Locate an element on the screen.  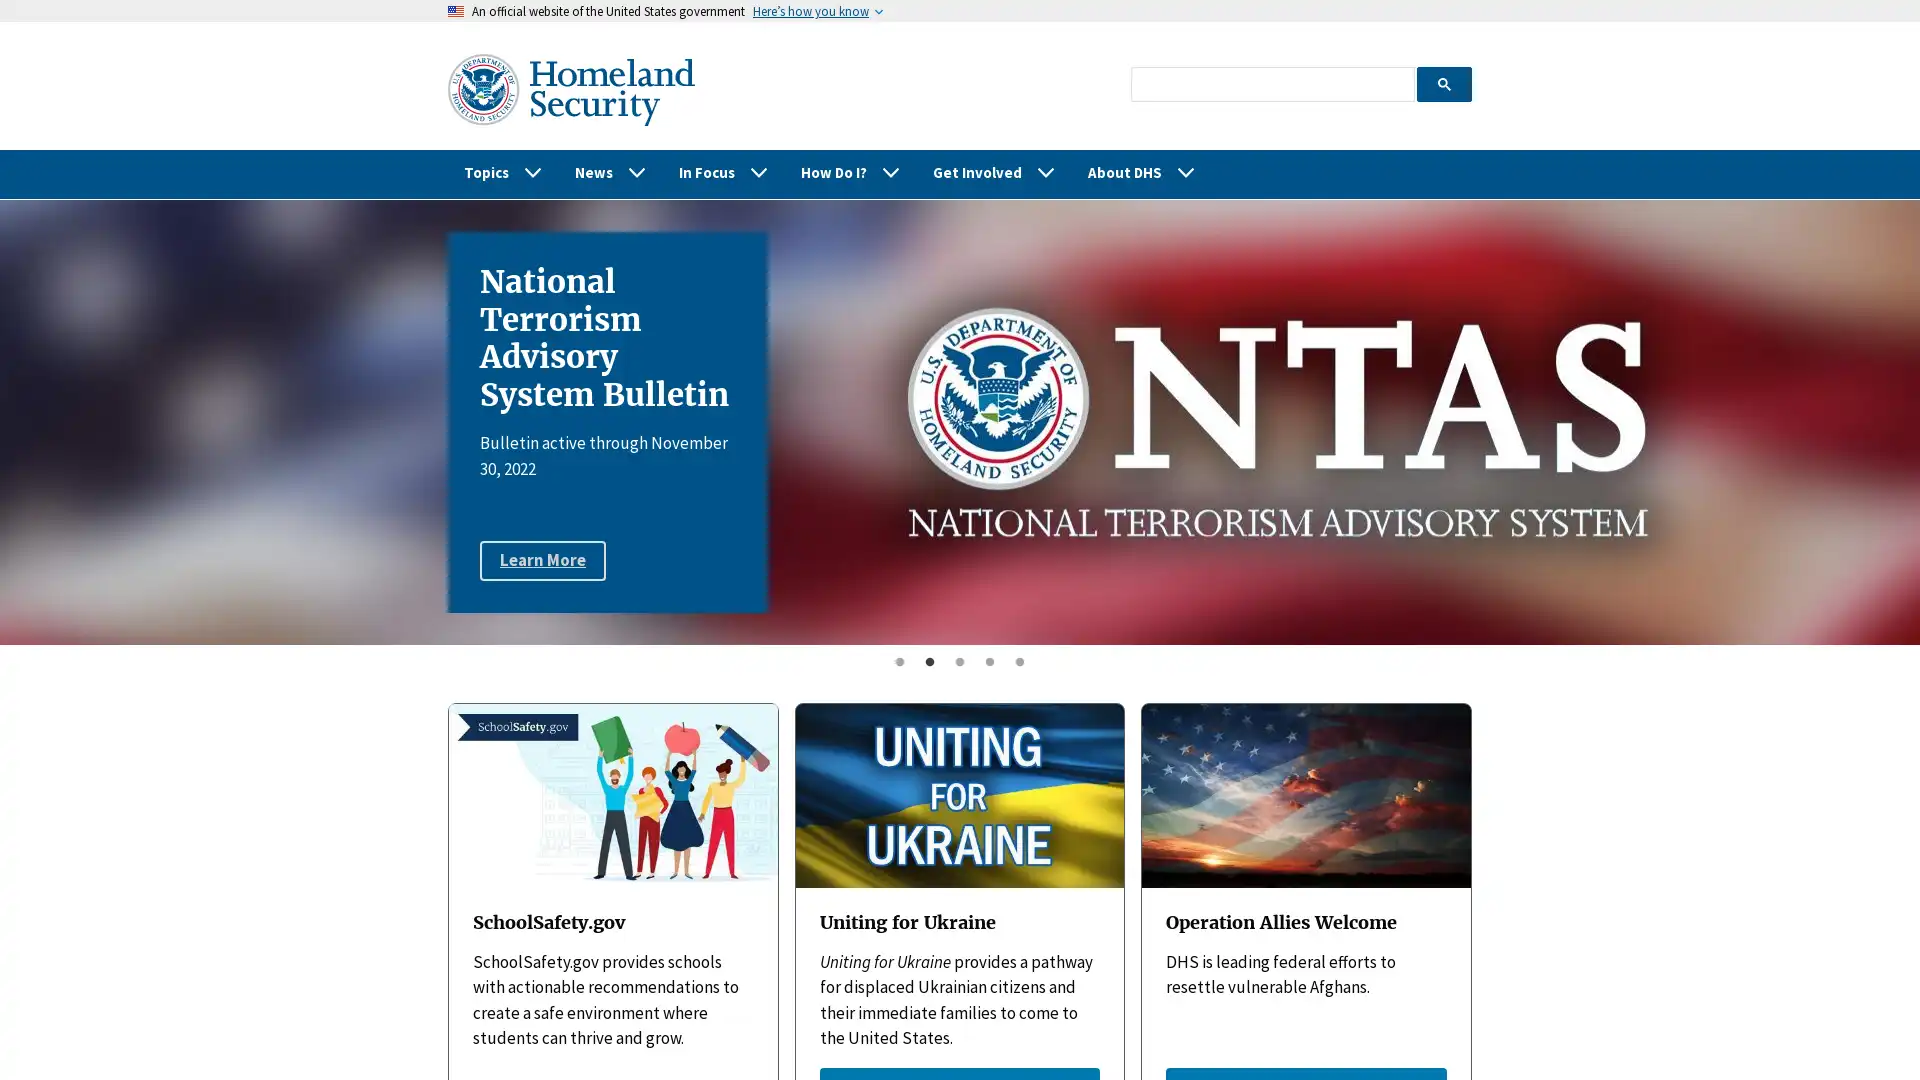
In Focus is located at coordinates (723, 171).